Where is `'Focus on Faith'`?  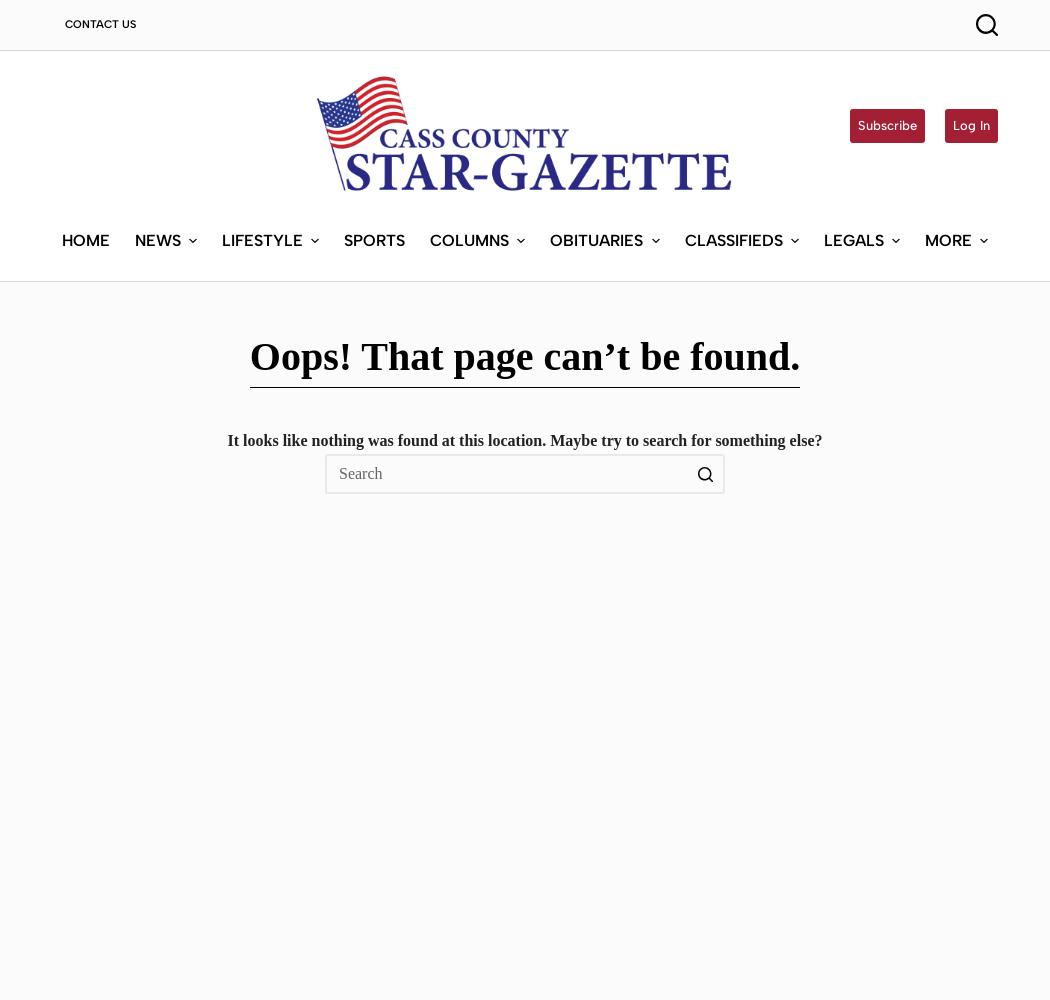 'Focus on Faith' is located at coordinates (483, 365).